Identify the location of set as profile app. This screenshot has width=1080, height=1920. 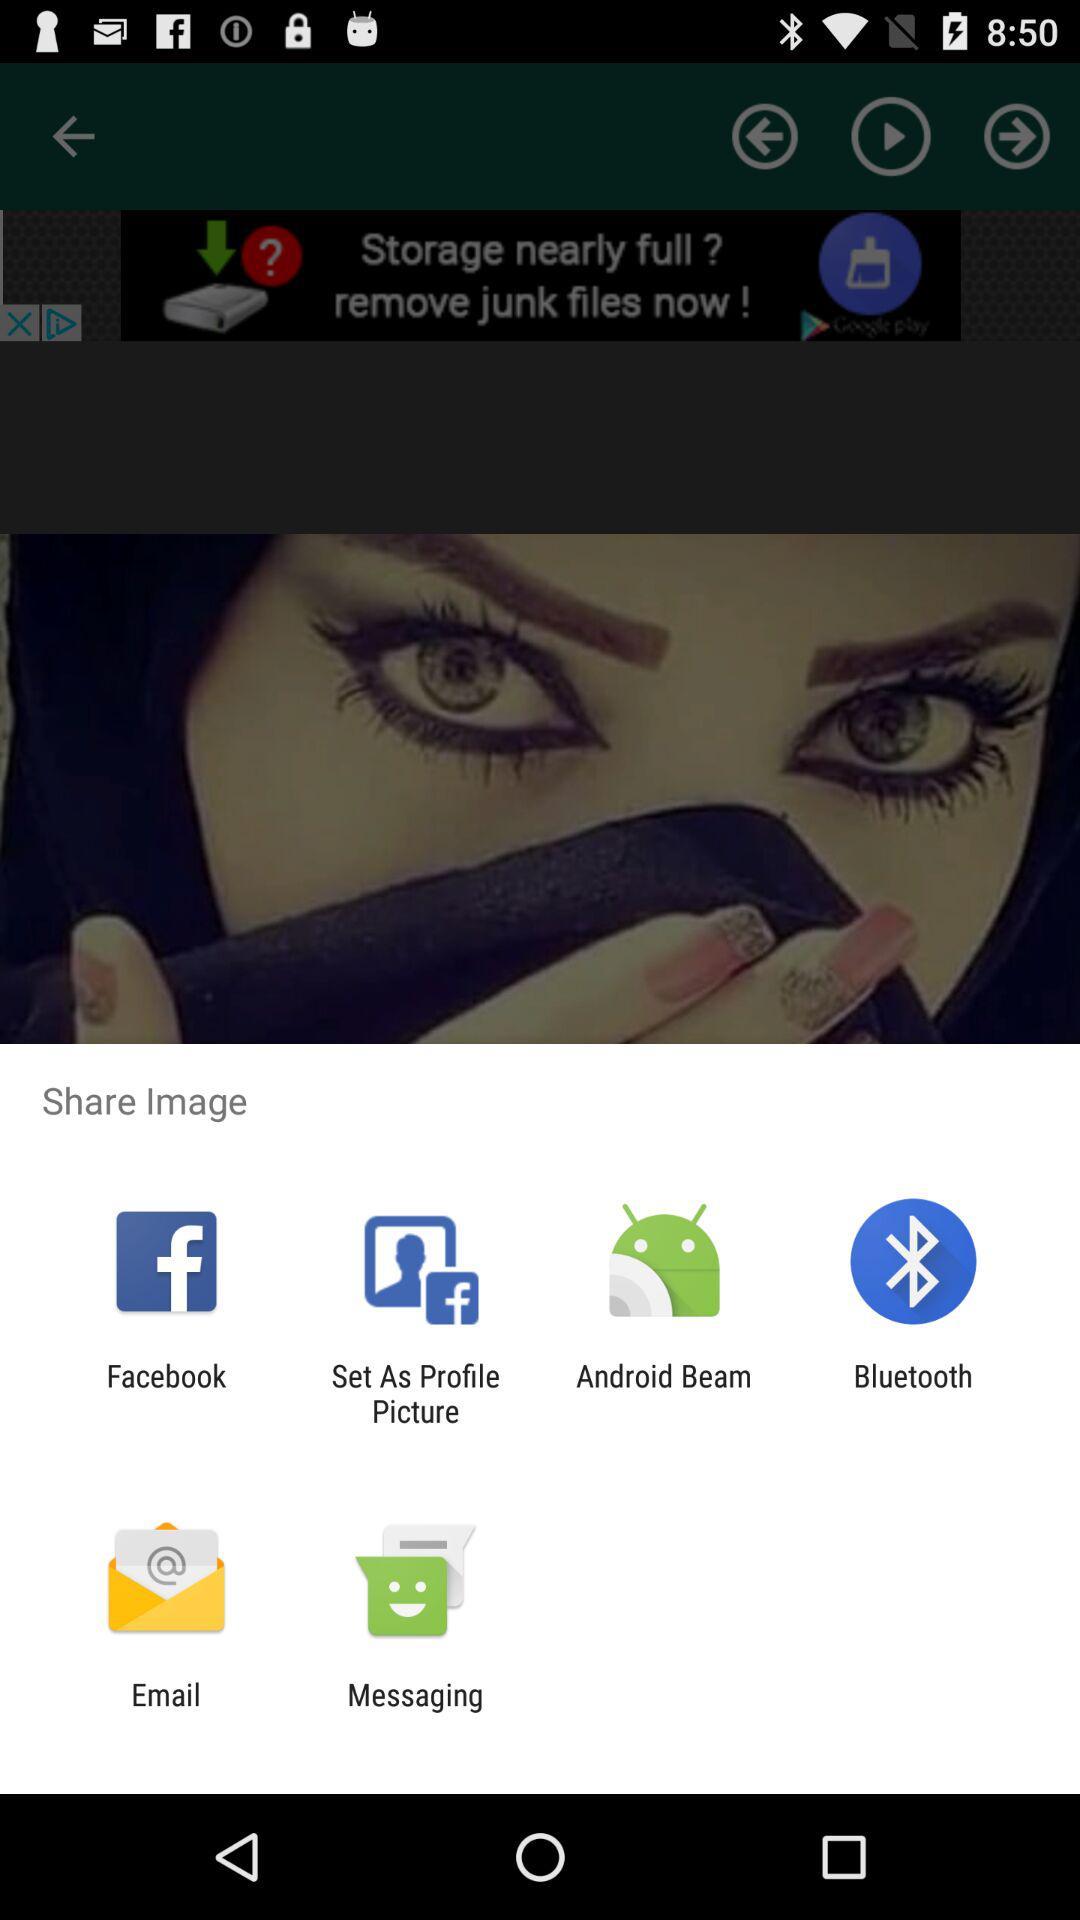
(414, 1392).